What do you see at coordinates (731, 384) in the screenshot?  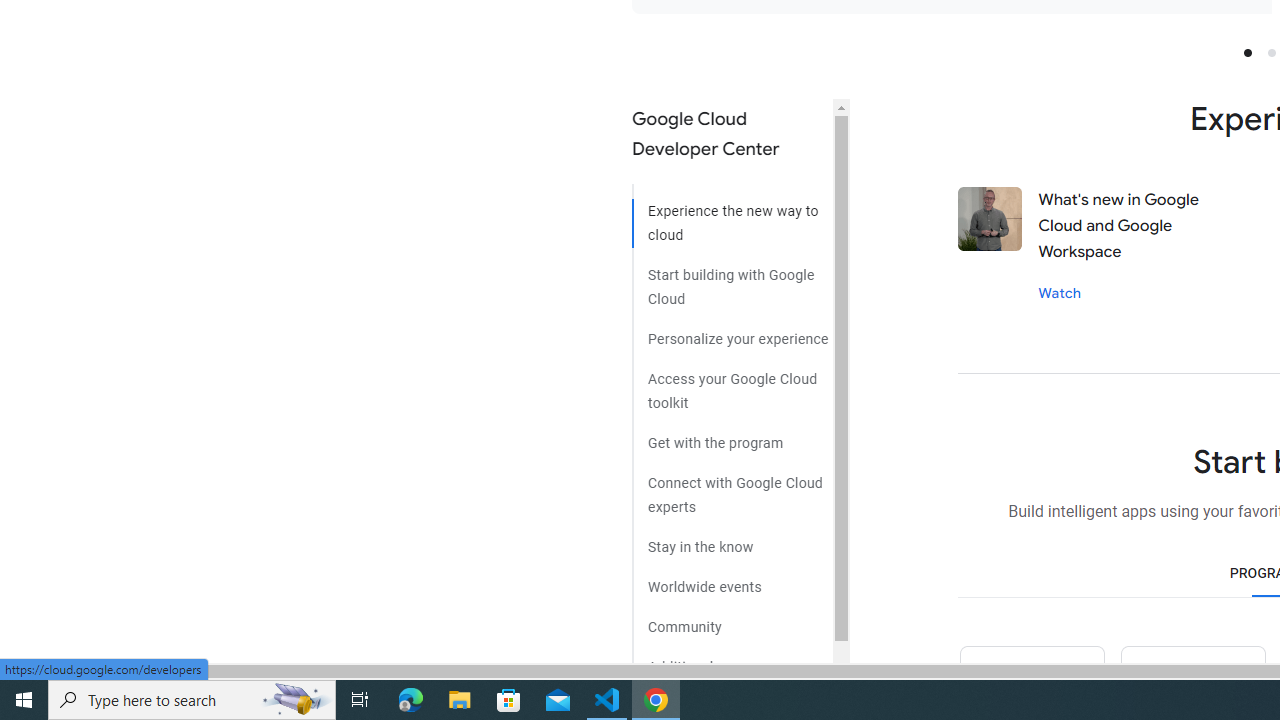 I see `'Access your Google Cloud toolkit'` at bounding box center [731, 384].